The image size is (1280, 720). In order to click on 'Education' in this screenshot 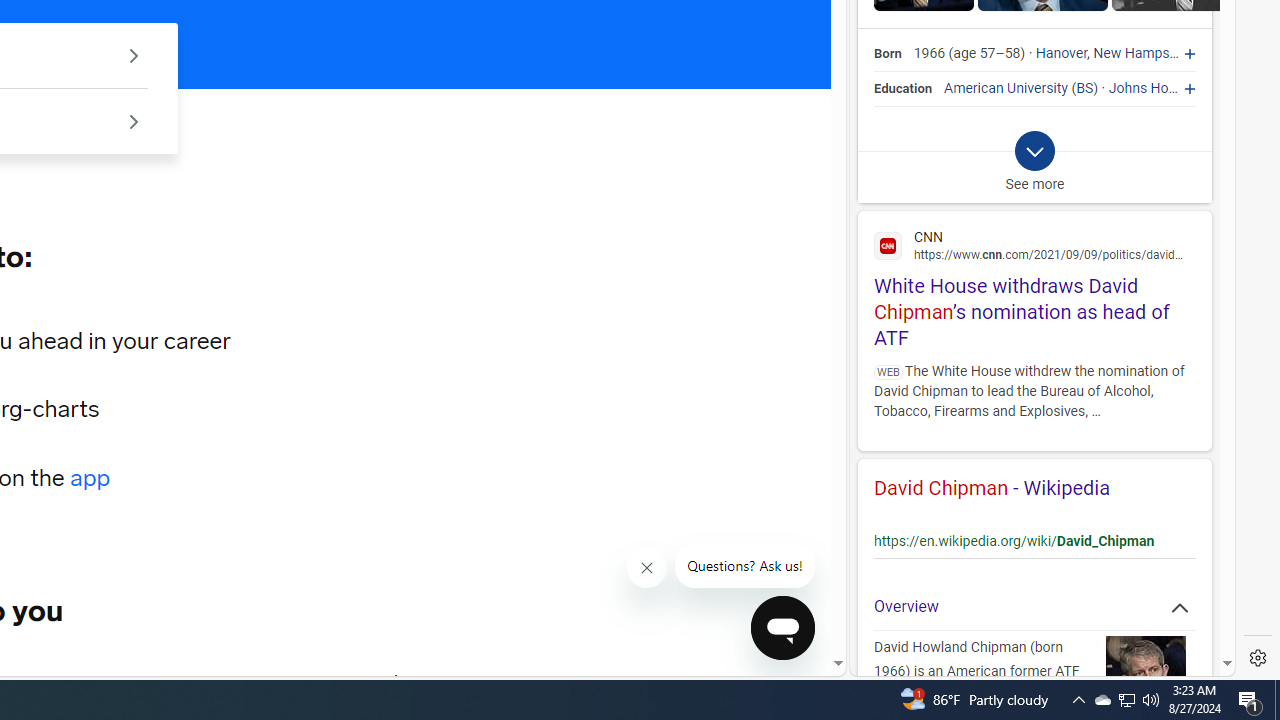, I will do `click(902, 87)`.